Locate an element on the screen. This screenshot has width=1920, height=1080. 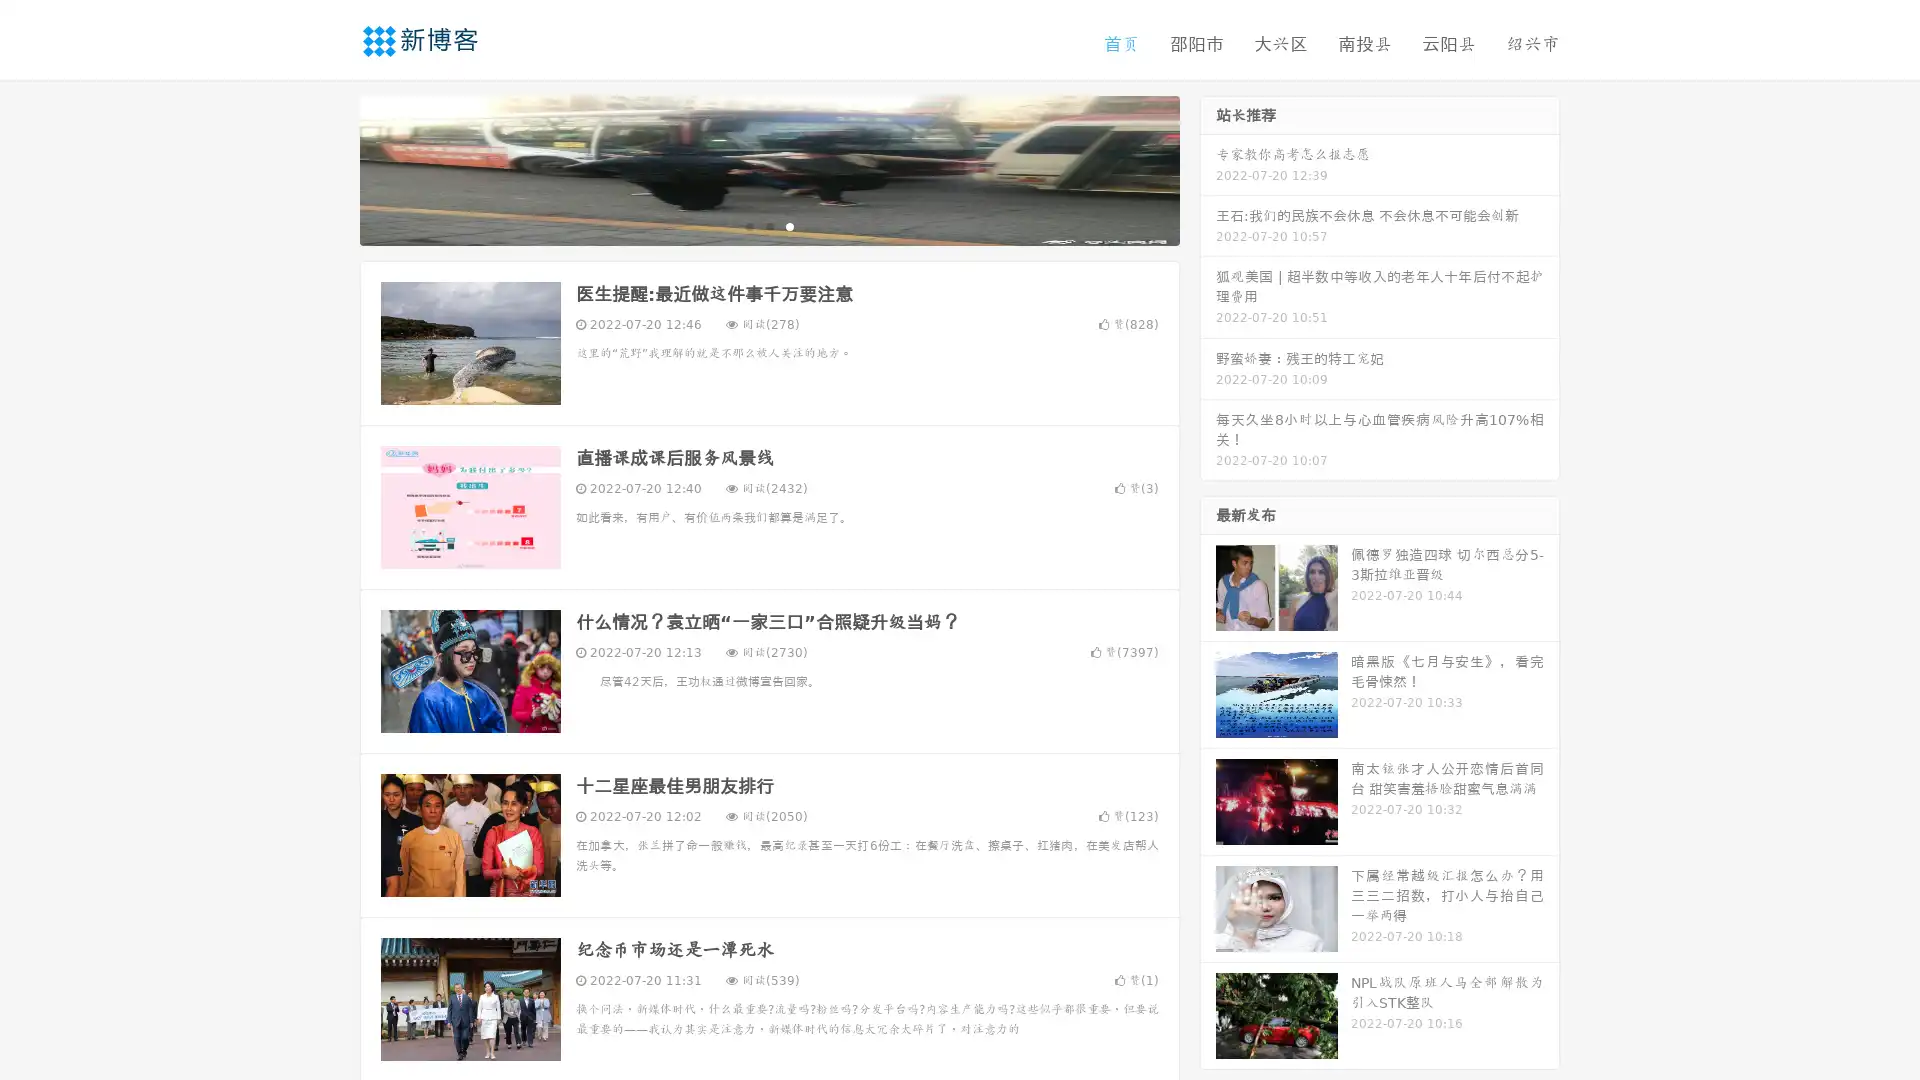
Go to slide 2 is located at coordinates (768, 225).